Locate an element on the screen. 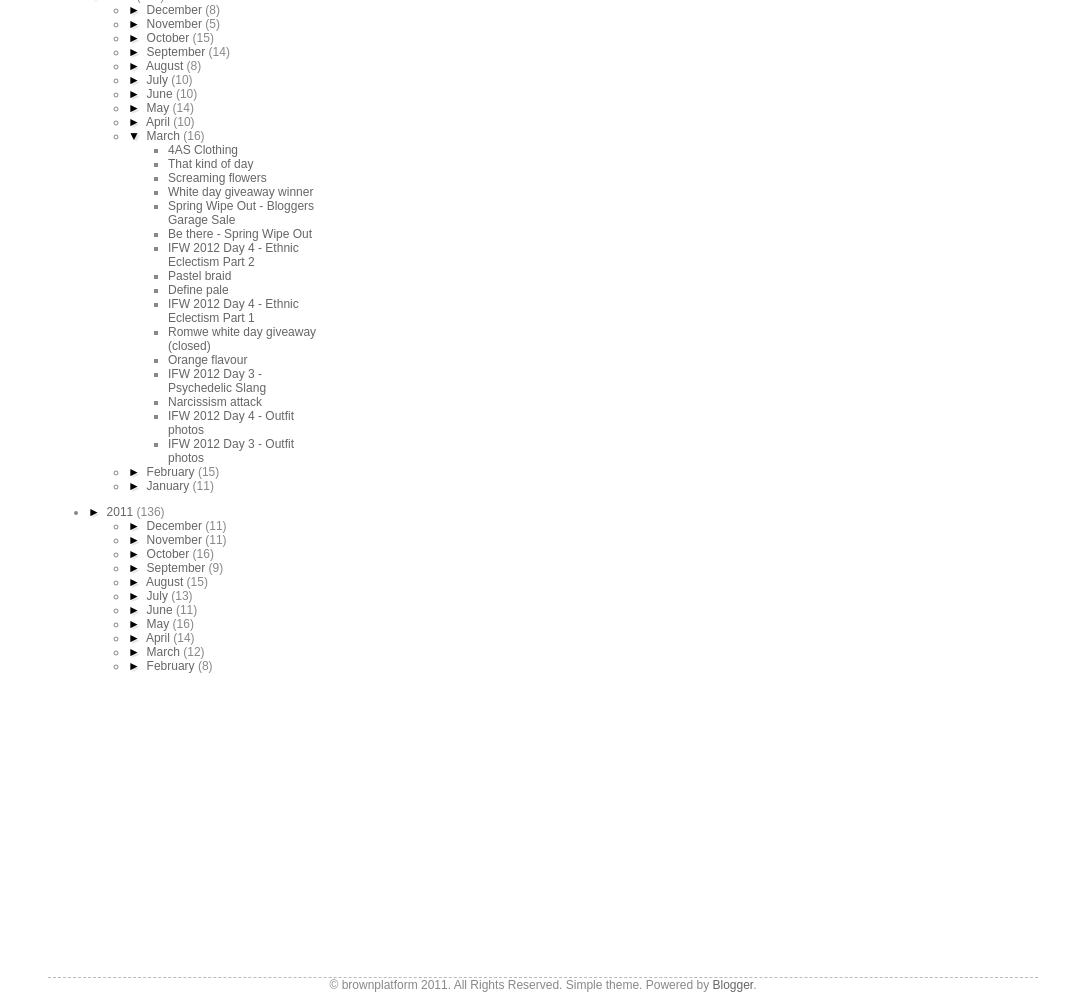  'Blogger' is located at coordinates (732, 982).